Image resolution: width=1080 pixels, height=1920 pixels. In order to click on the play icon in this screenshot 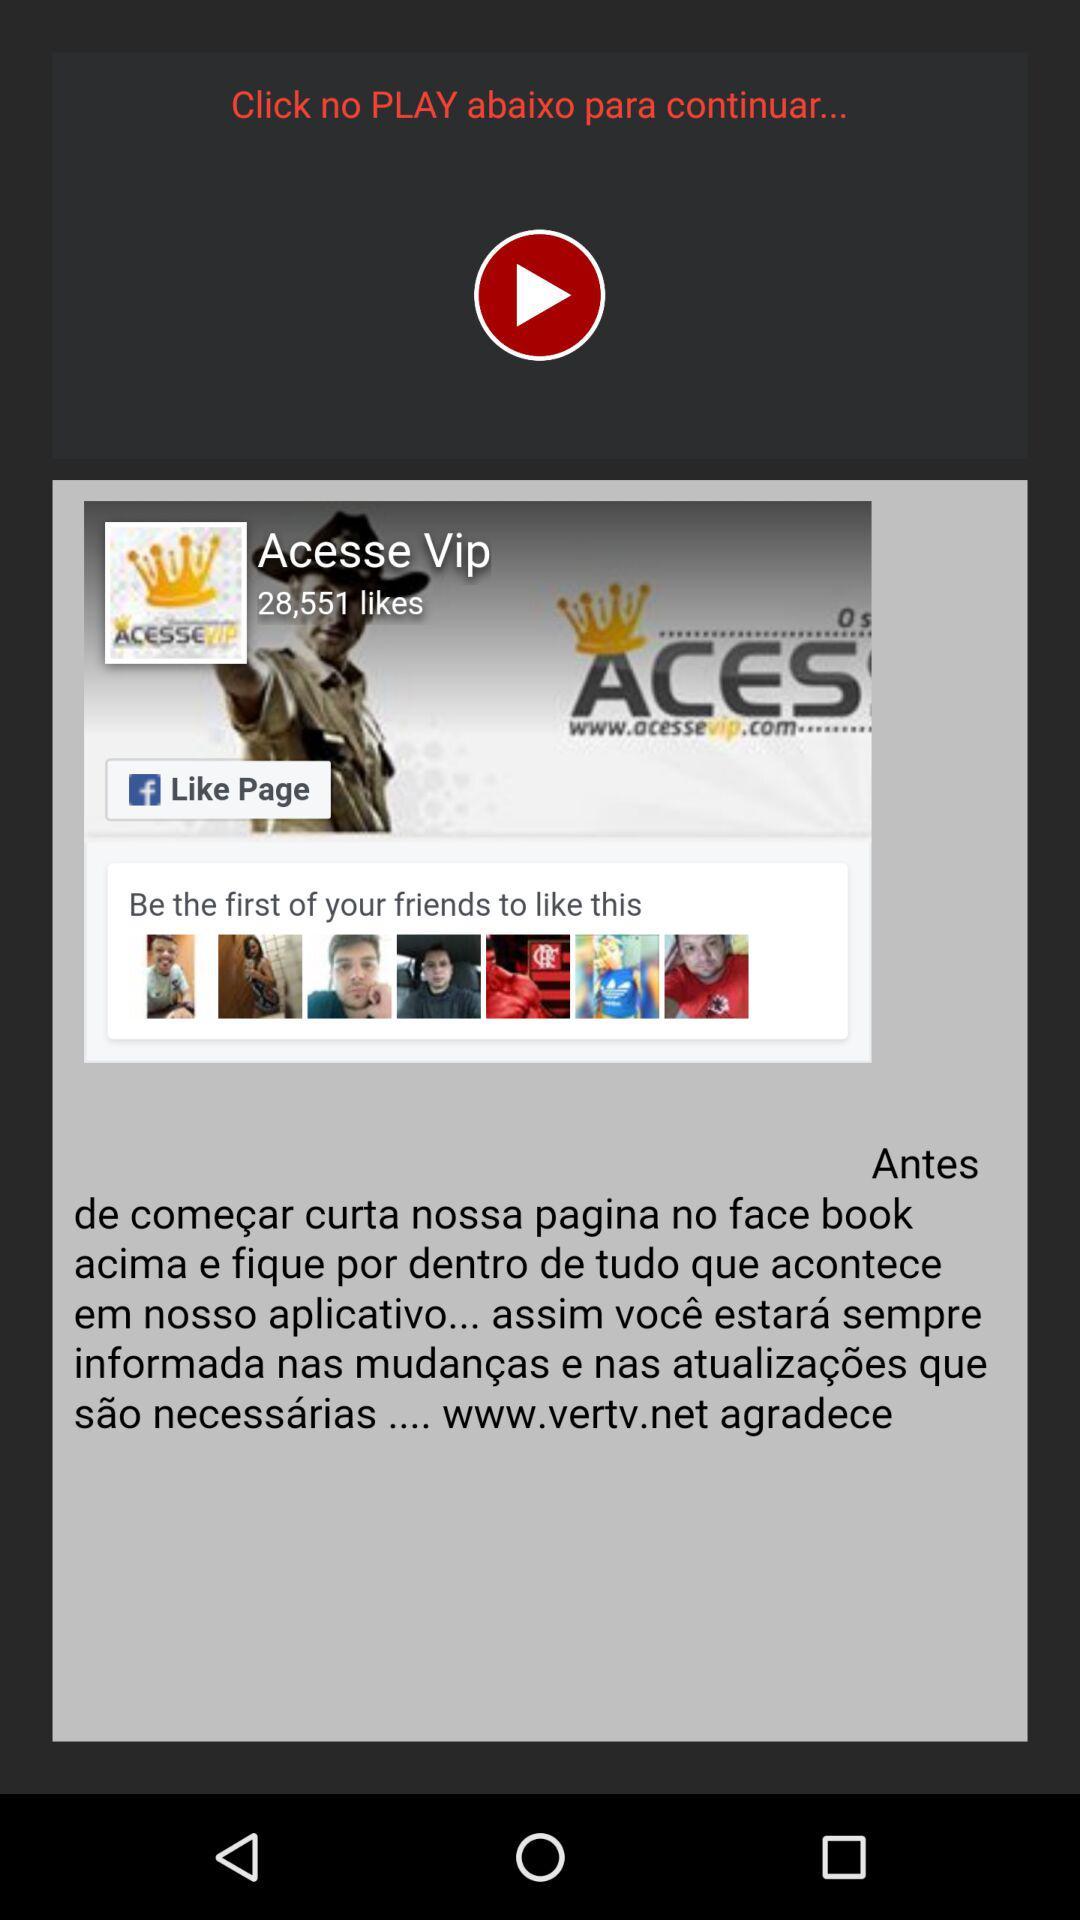, I will do `click(538, 294)`.